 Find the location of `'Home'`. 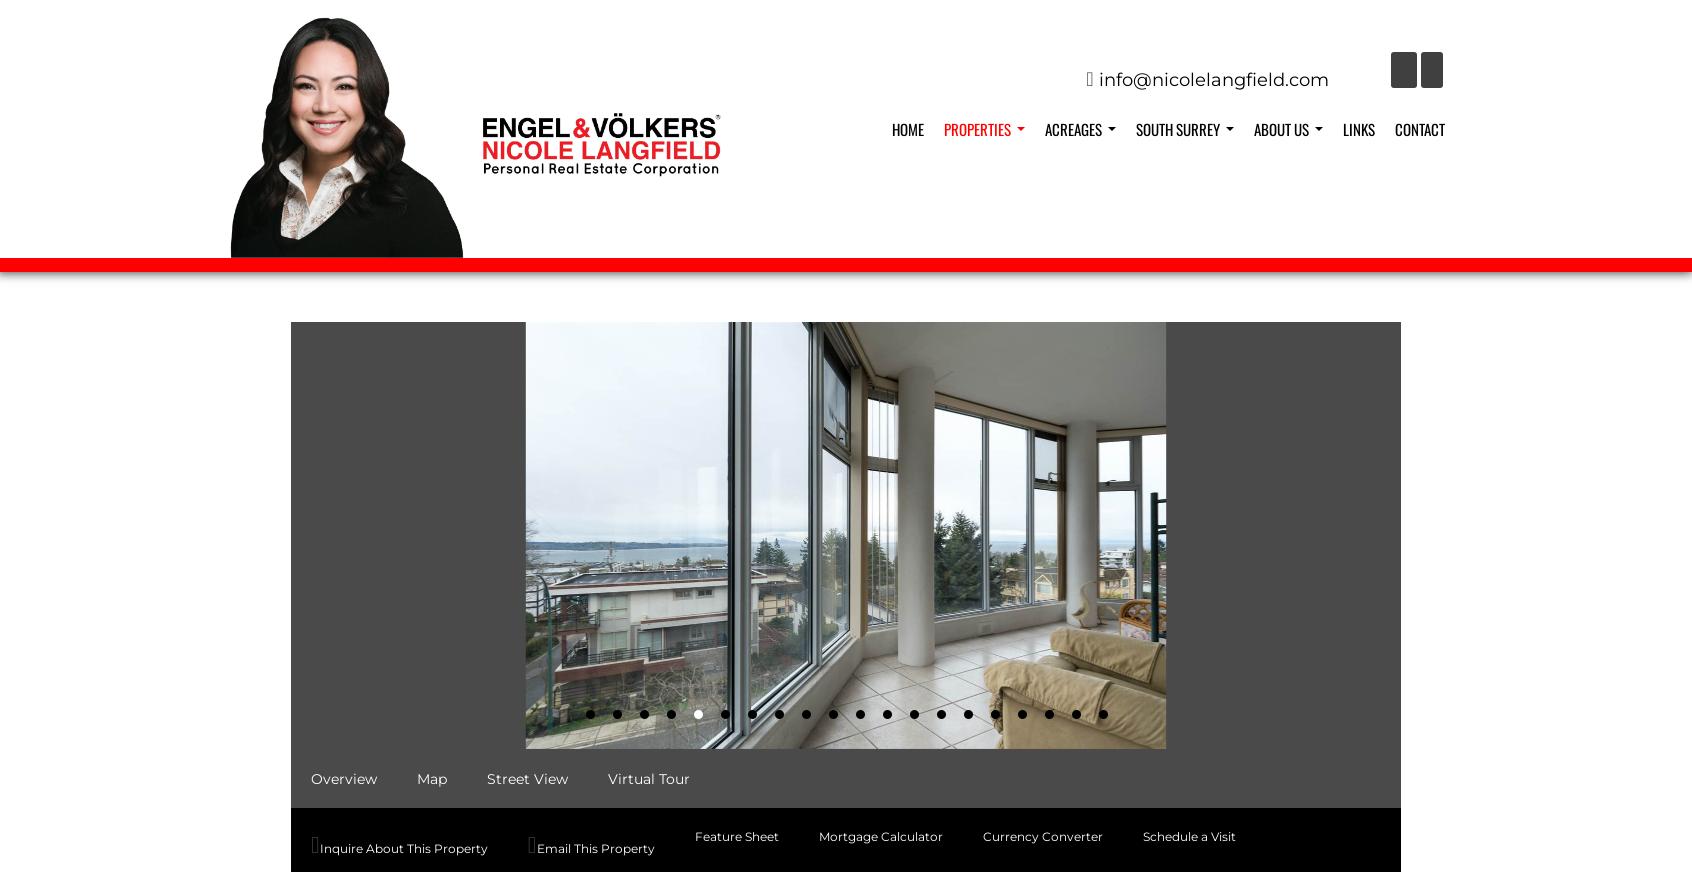

'Home' is located at coordinates (906, 128).